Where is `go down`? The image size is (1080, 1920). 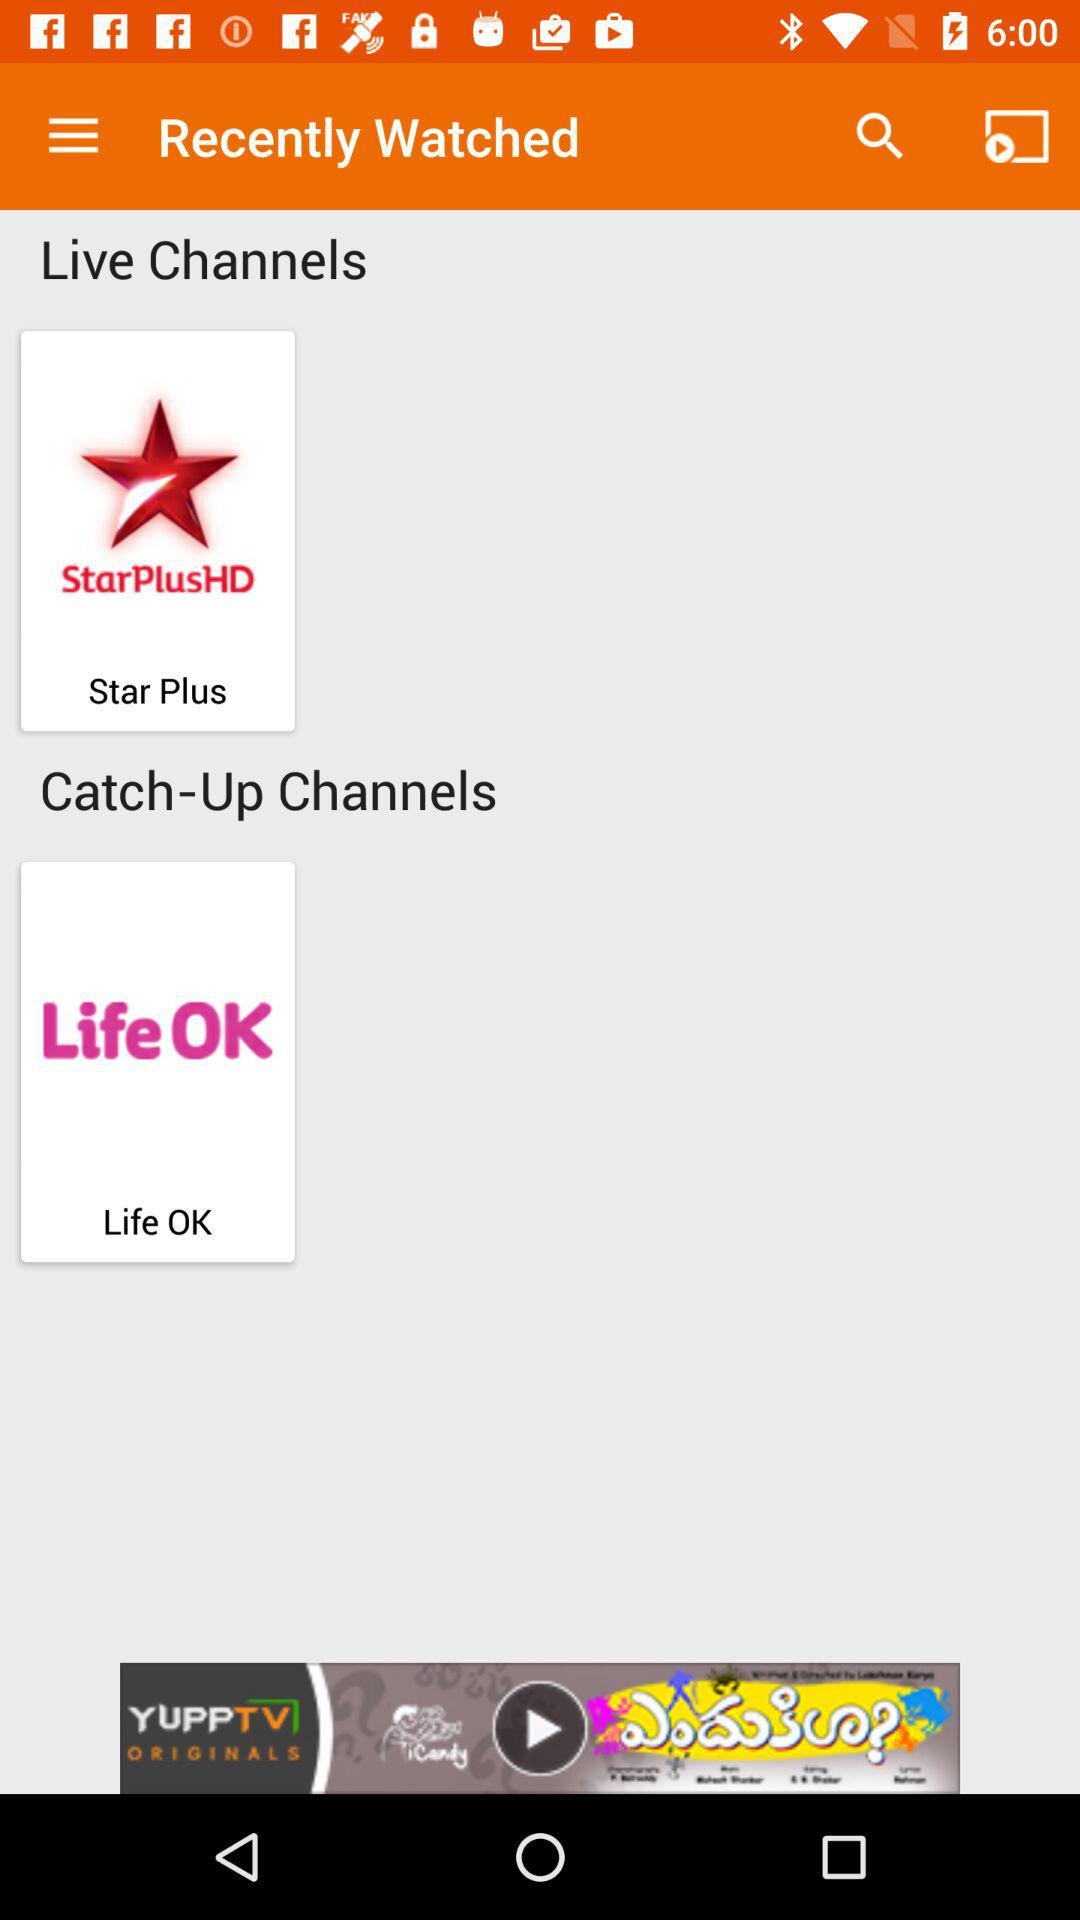
go down is located at coordinates (540, 1727).